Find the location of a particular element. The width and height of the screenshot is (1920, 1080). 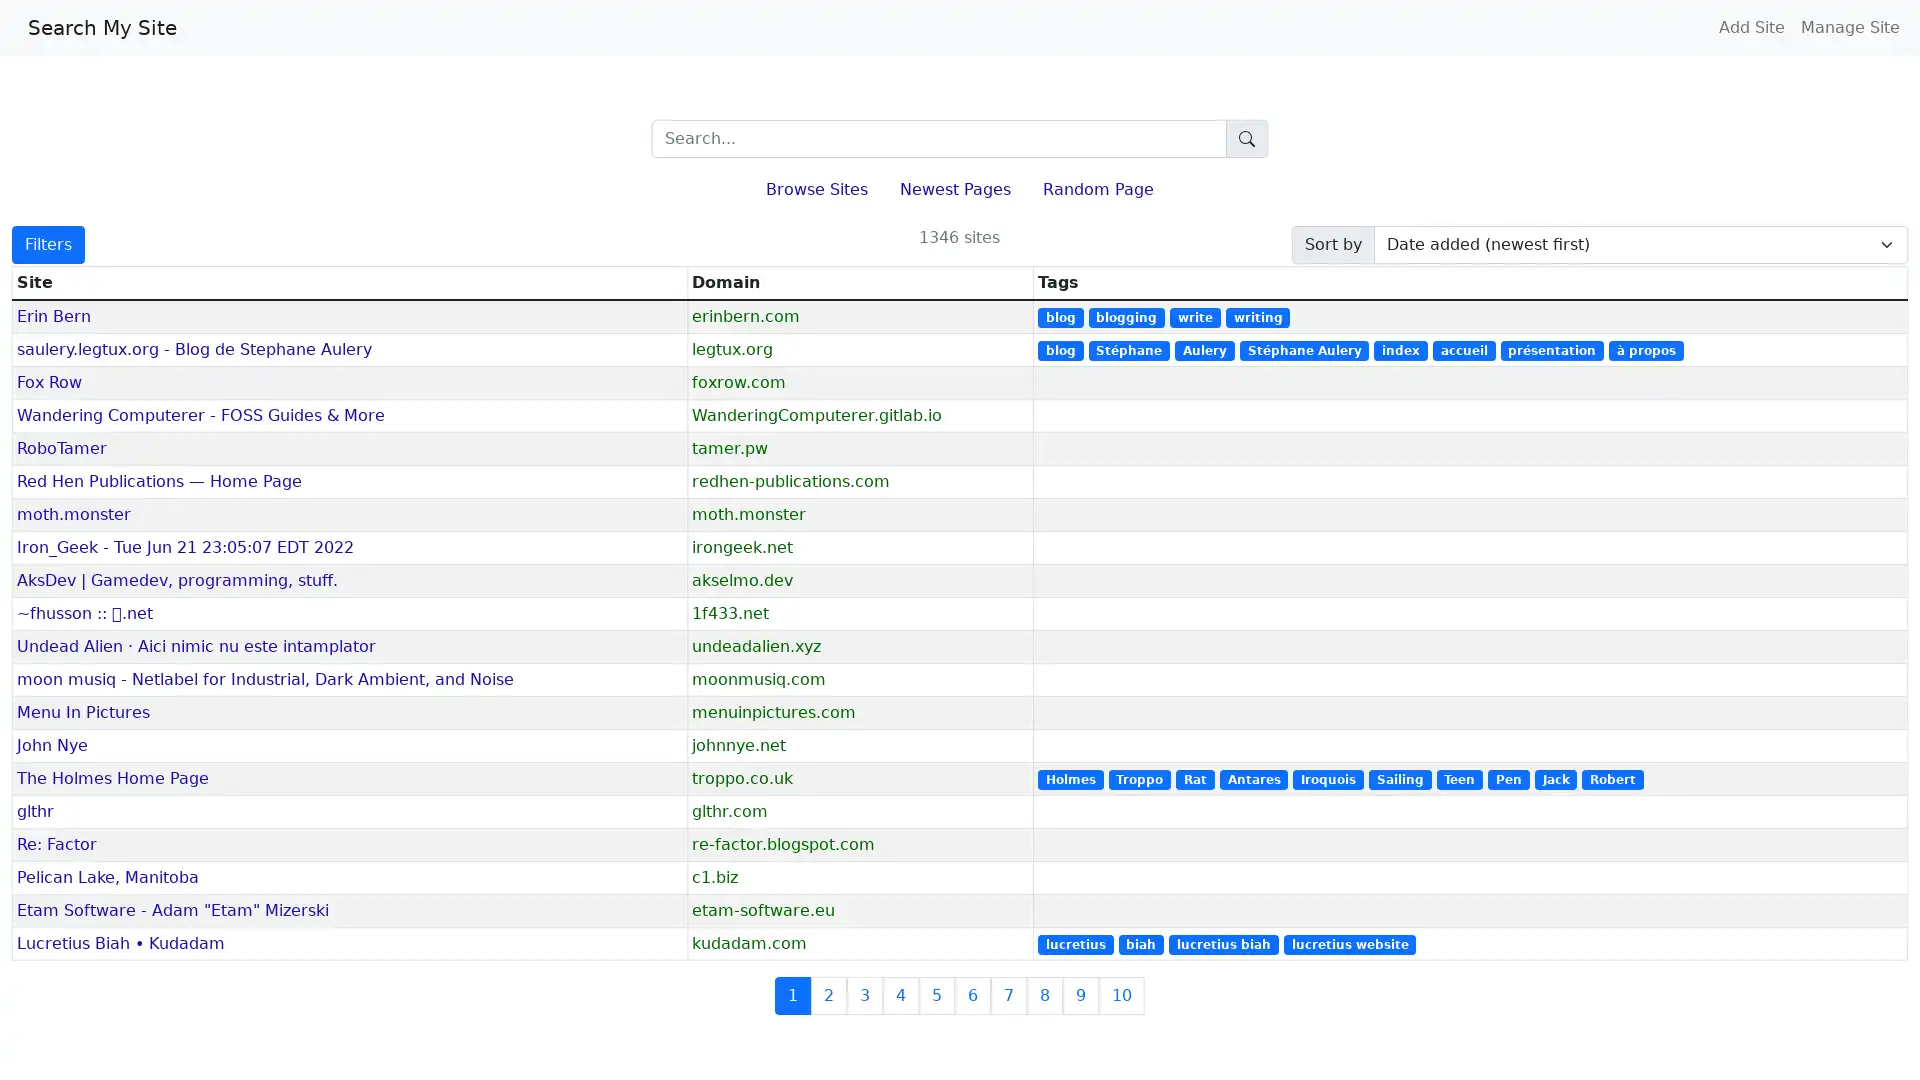

3 is located at coordinates (864, 995).